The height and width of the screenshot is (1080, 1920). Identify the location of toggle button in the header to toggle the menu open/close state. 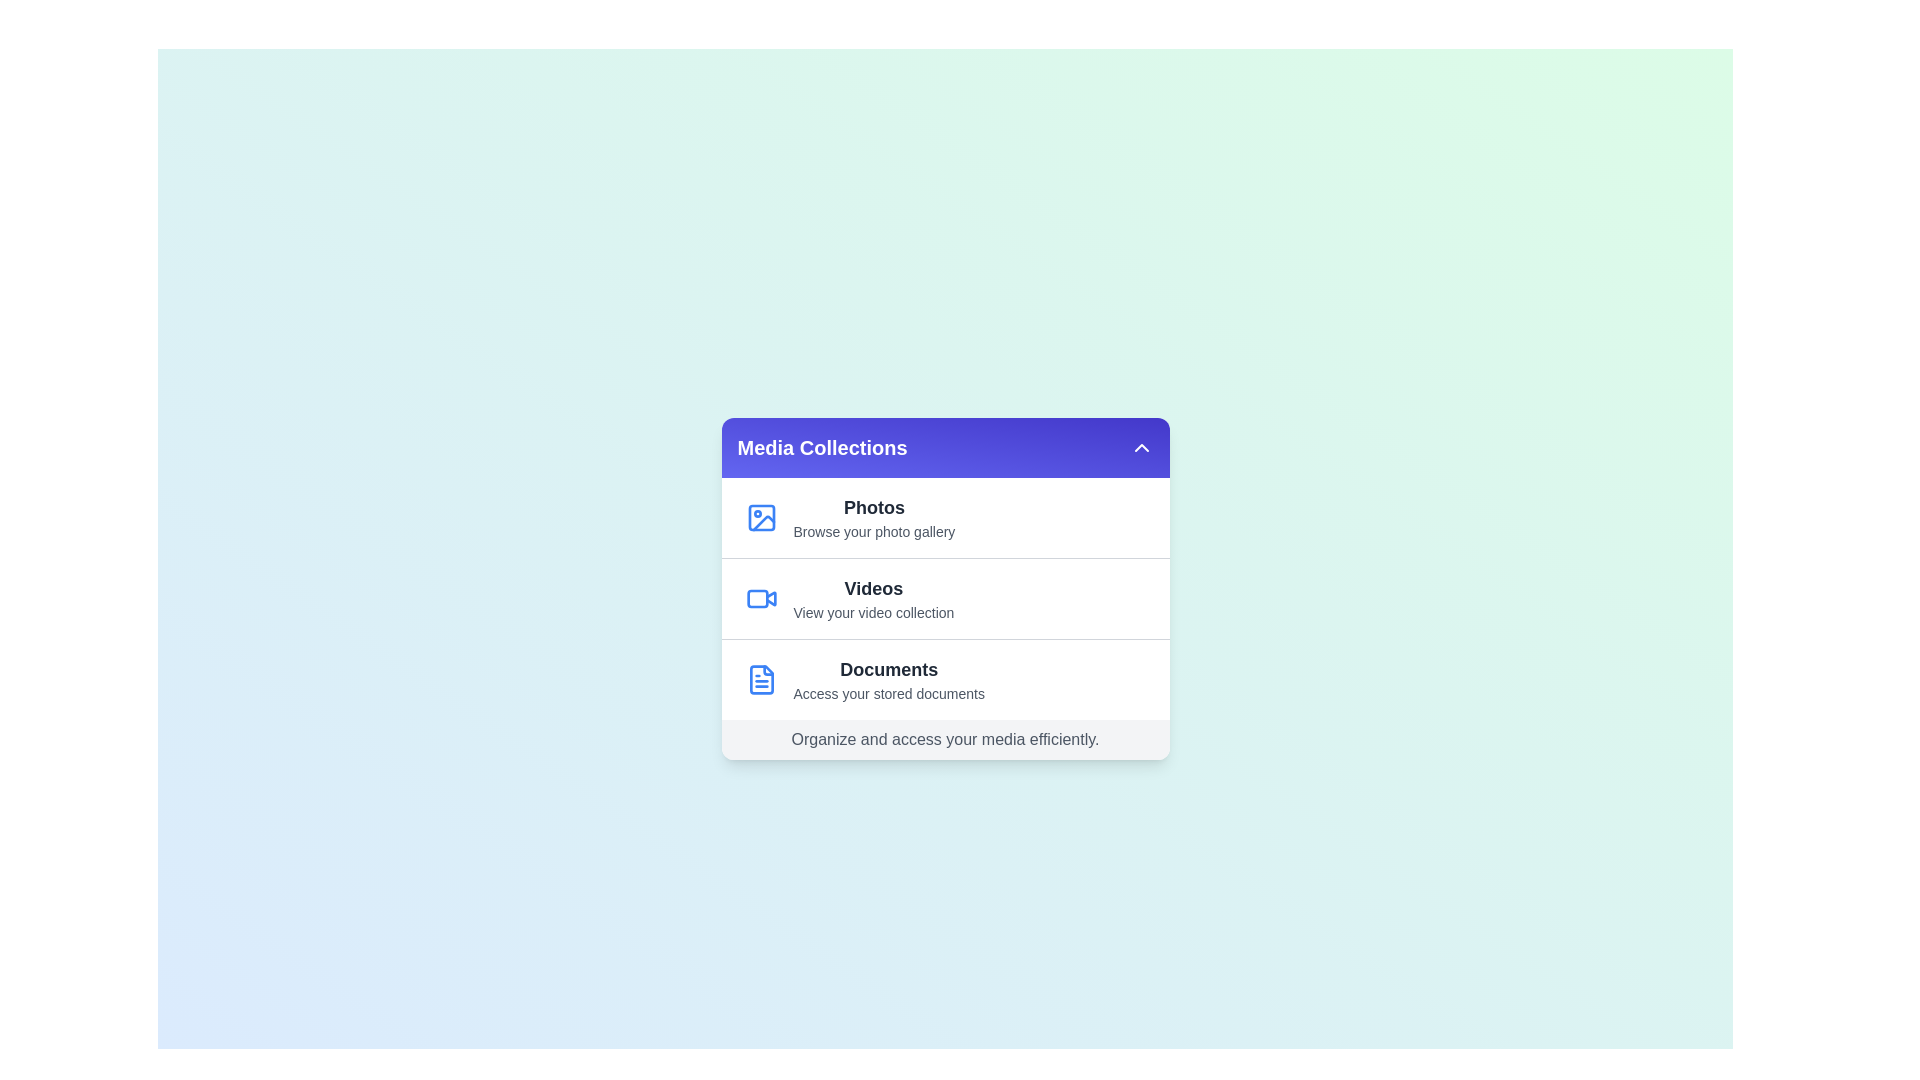
(1141, 446).